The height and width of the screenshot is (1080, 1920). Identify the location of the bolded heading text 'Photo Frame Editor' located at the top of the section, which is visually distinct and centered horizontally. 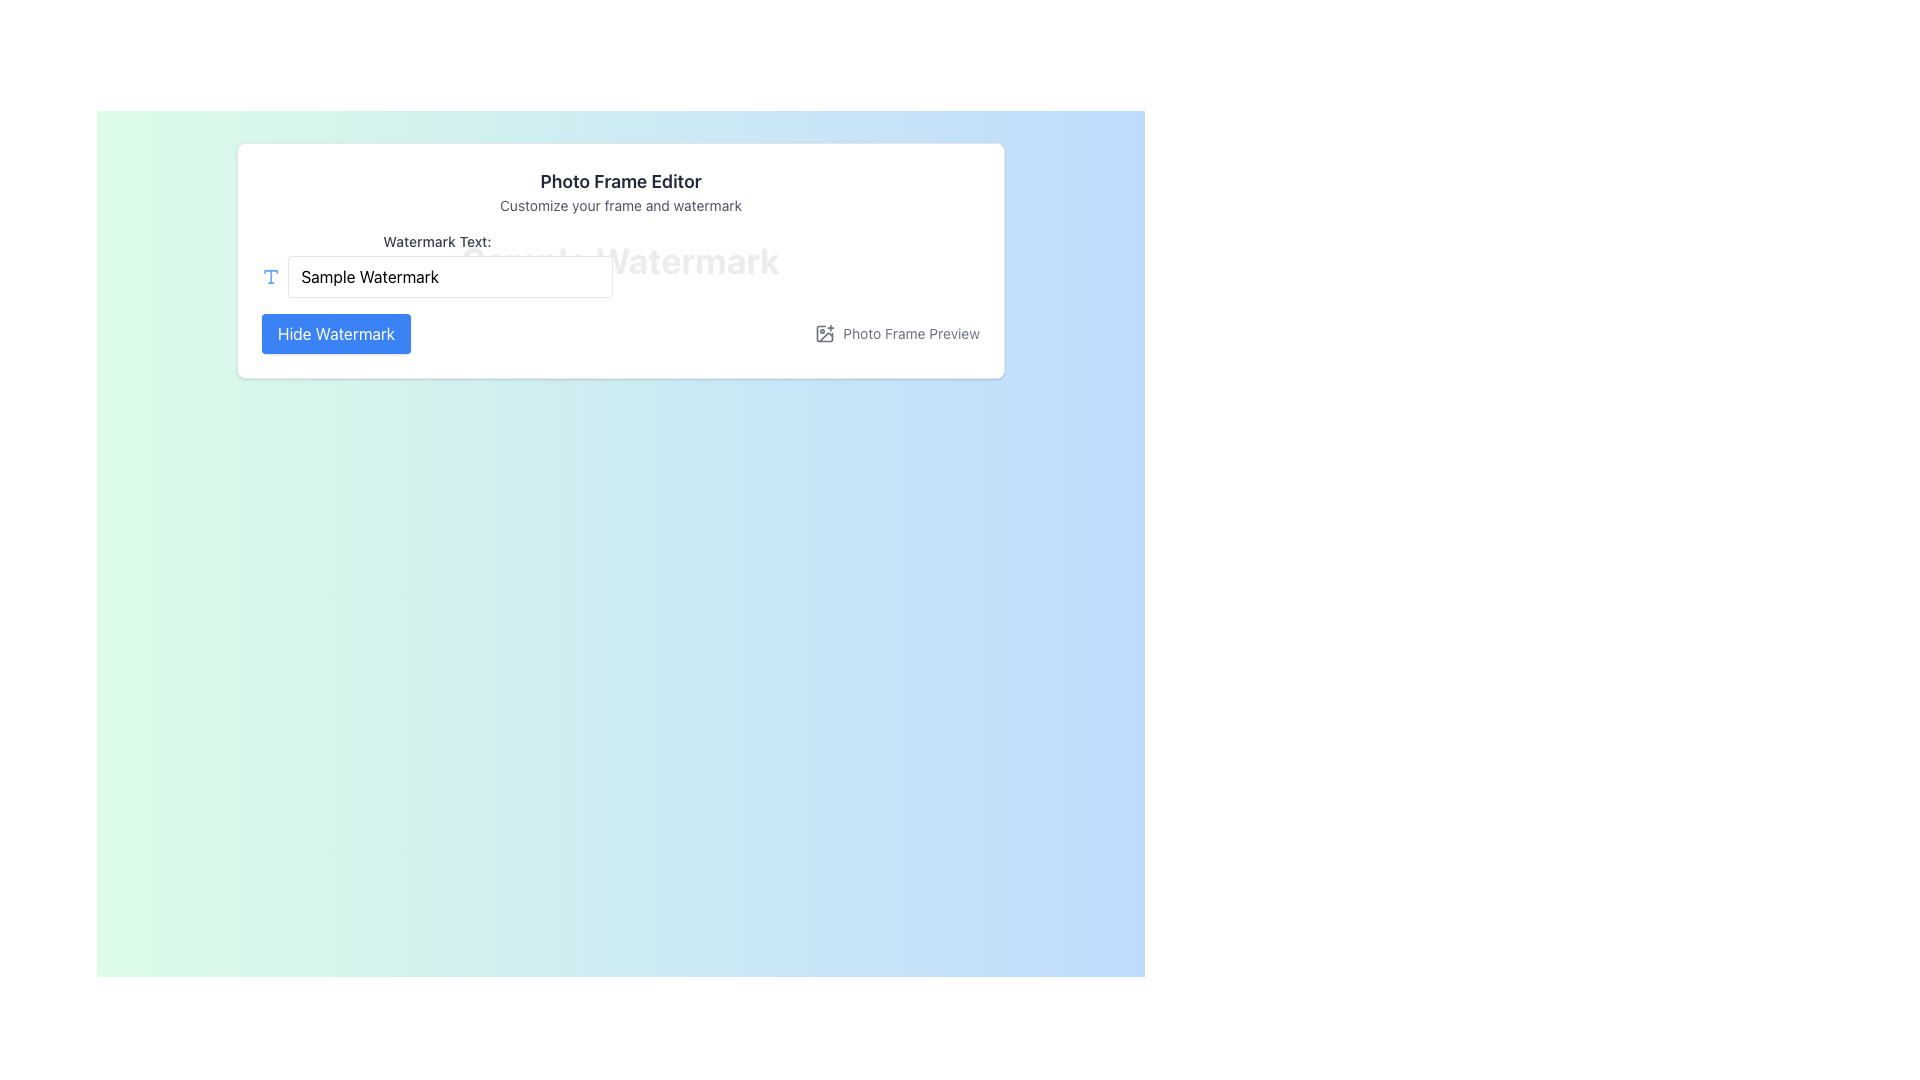
(619, 181).